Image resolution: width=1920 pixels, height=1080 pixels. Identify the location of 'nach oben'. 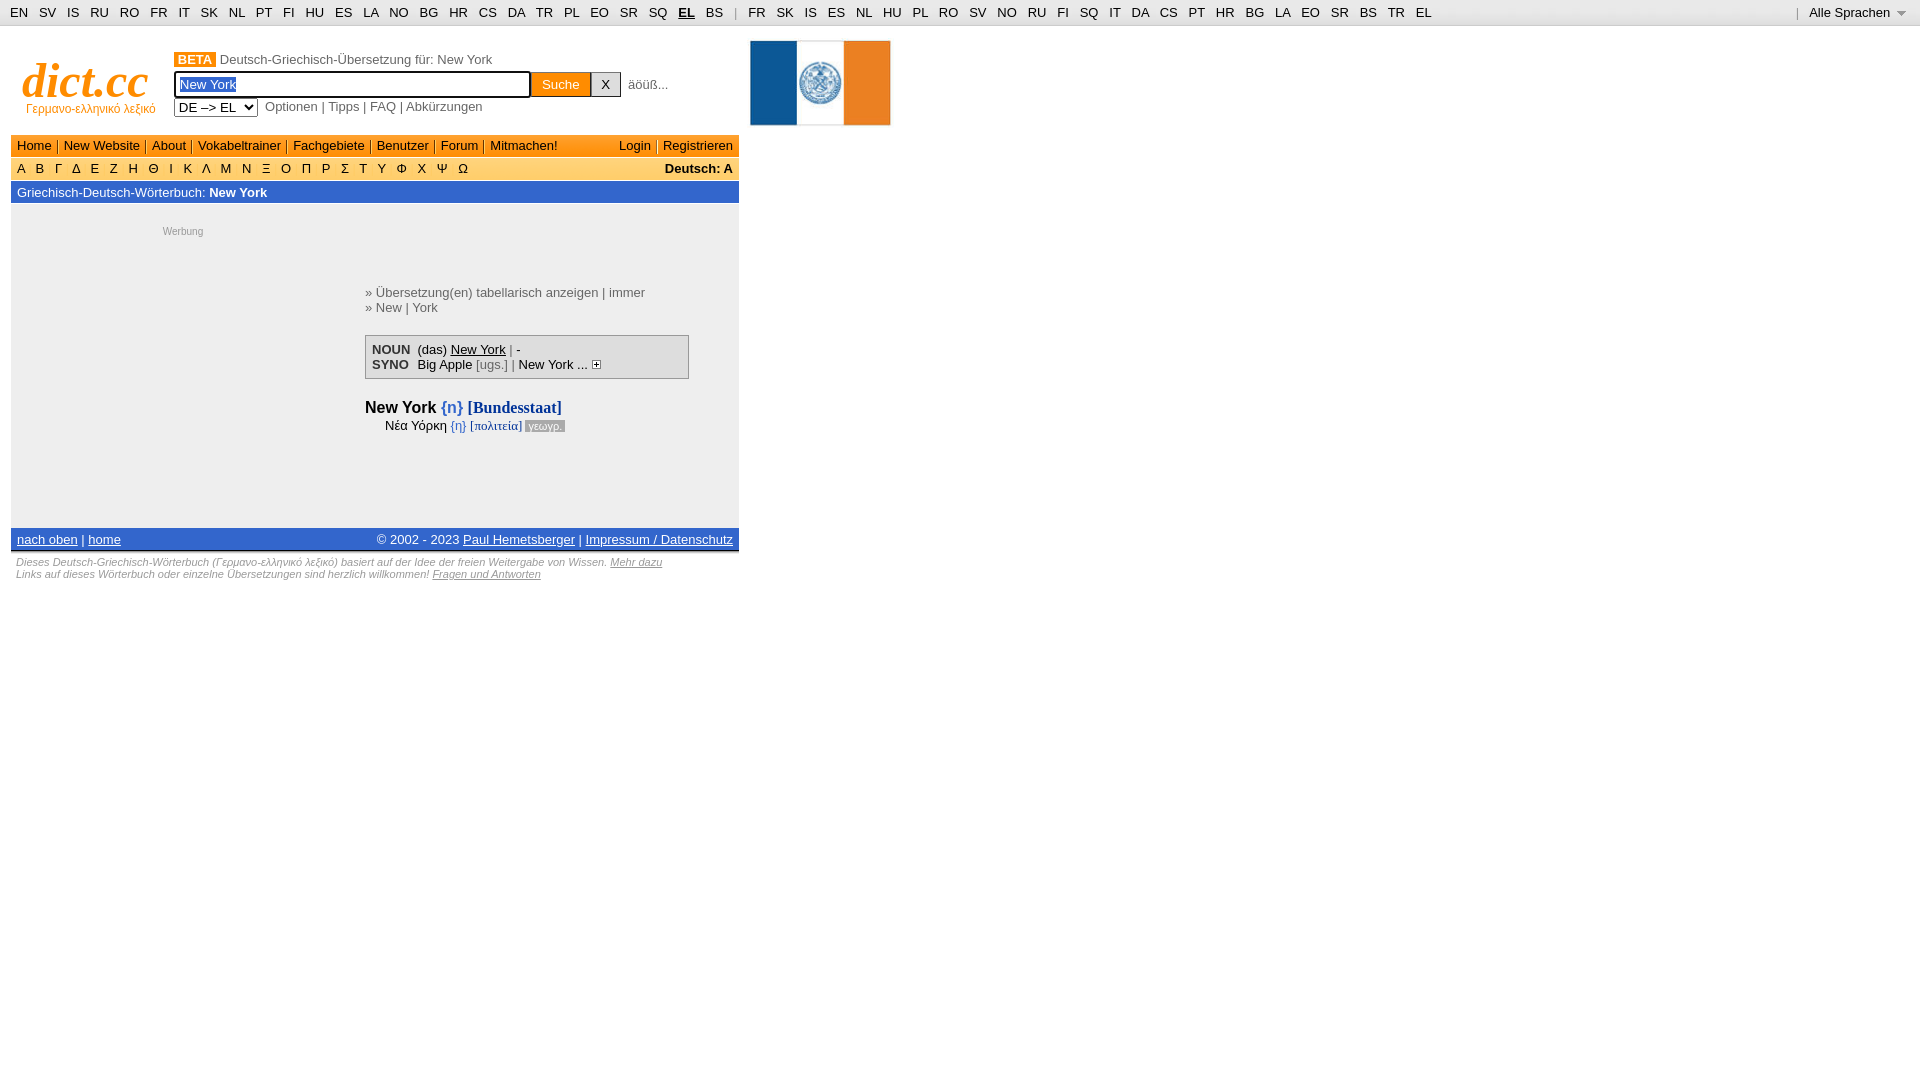
(47, 538).